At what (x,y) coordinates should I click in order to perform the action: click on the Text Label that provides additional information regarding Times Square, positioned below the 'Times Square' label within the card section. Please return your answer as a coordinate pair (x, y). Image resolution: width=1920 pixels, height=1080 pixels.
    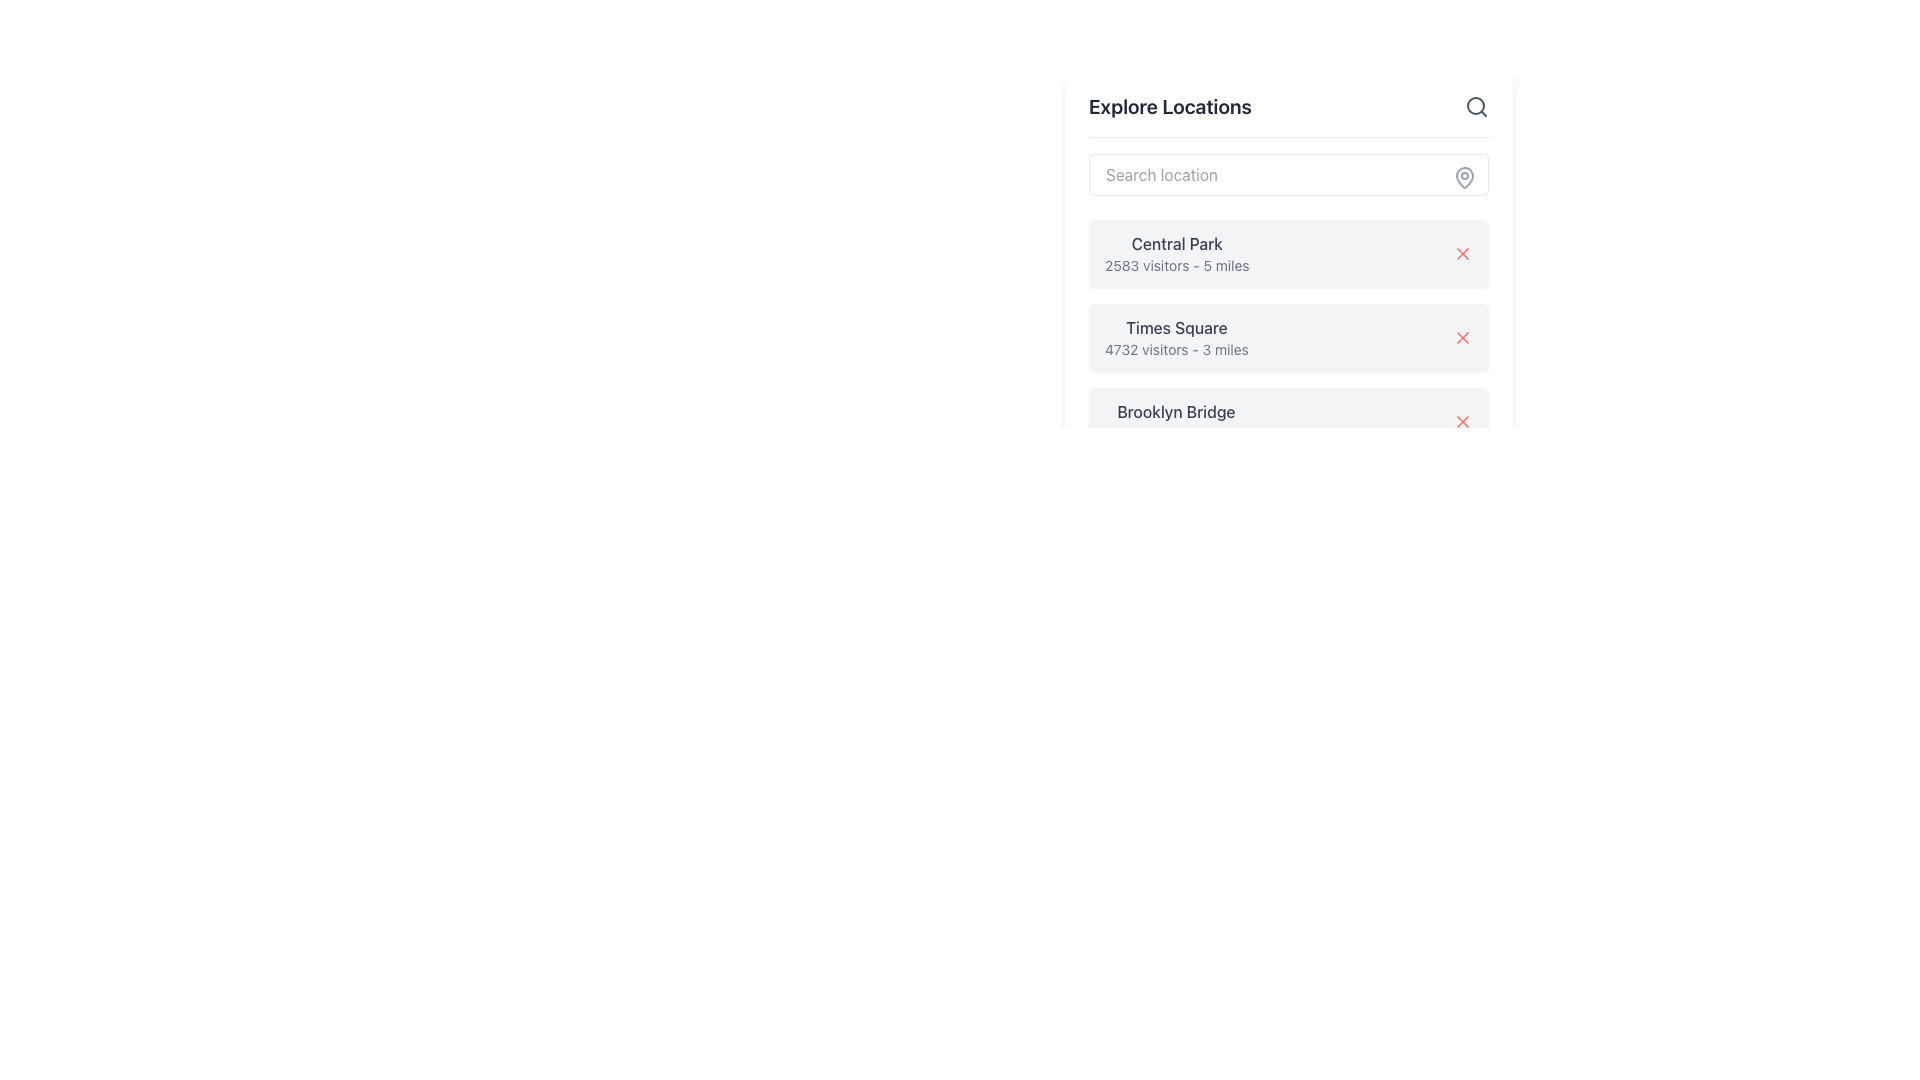
    Looking at the image, I should click on (1176, 349).